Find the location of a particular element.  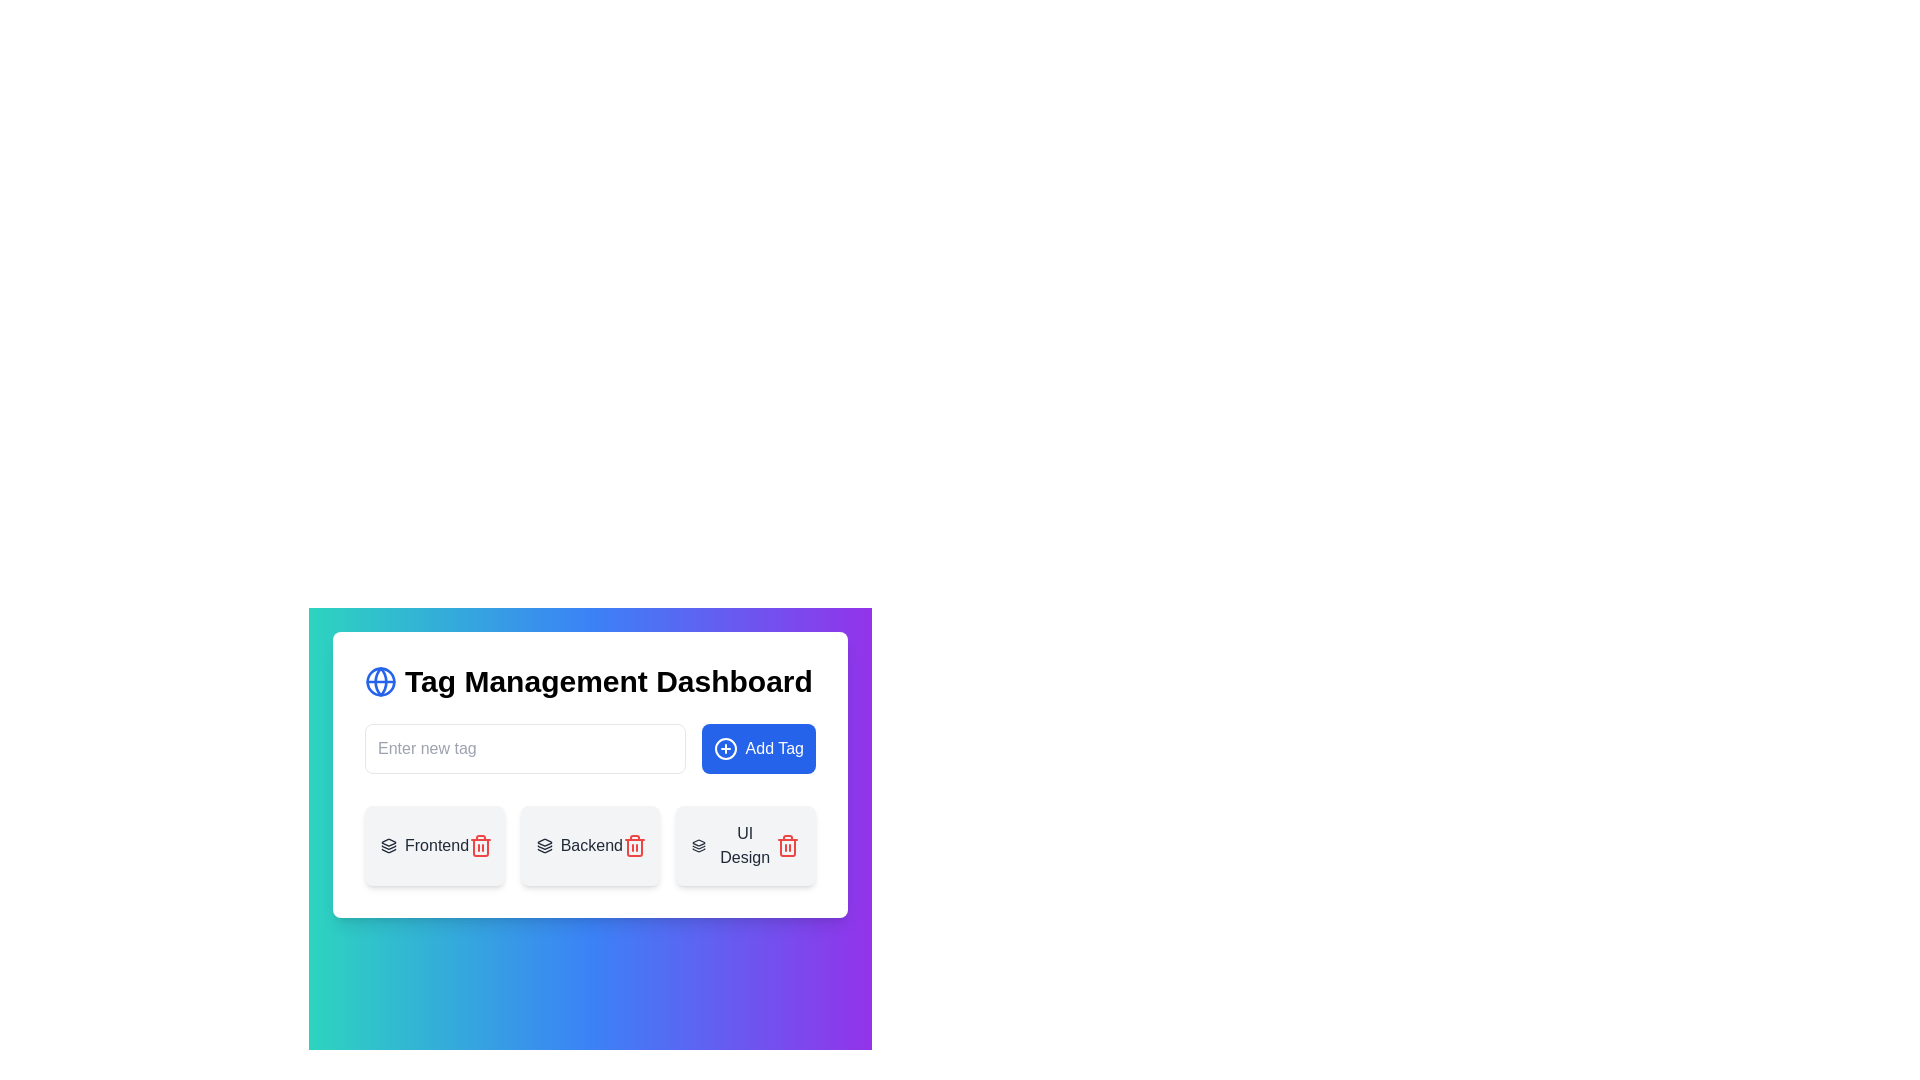

the label containing the icon and text 'UI Design', which is the third item in a horizontal row of tags in the 'Tag Management Dashboard' is located at coordinates (733, 845).